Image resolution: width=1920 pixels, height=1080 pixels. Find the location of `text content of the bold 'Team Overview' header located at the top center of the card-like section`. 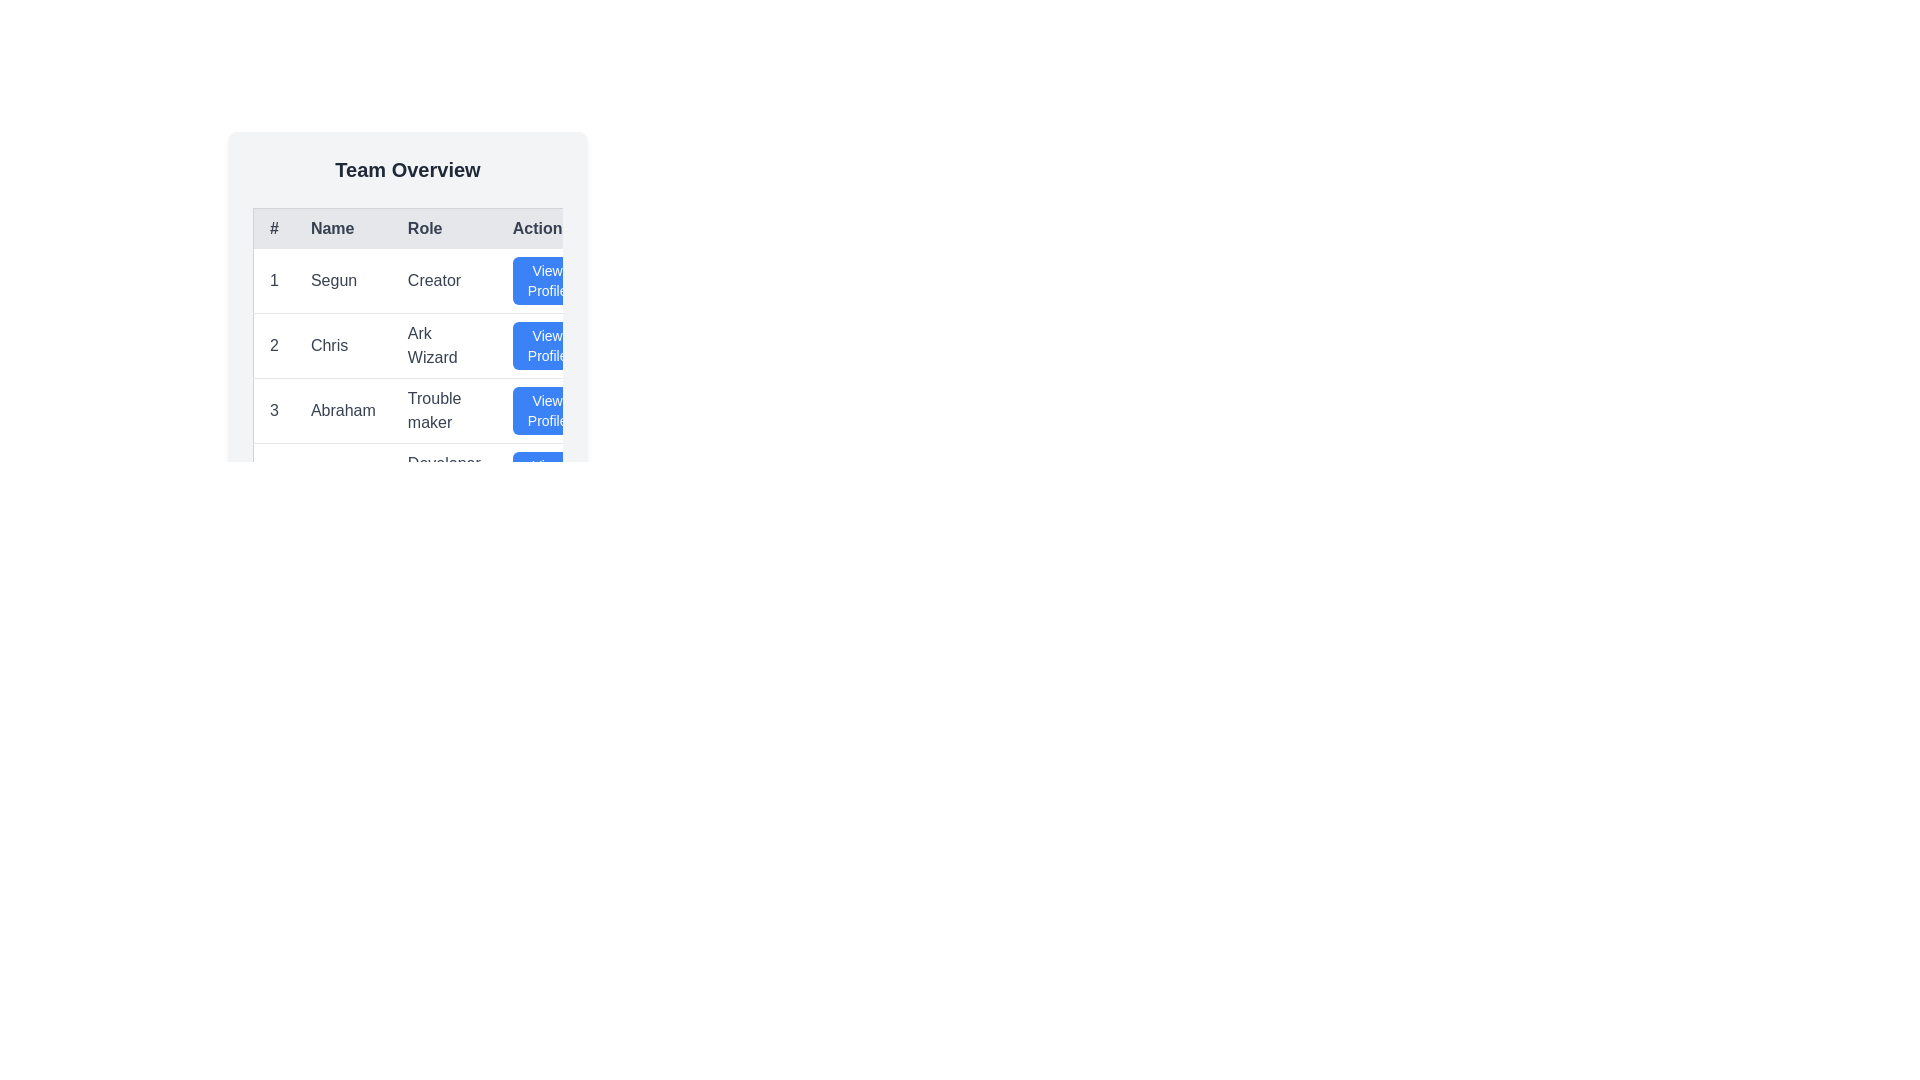

text content of the bold 'Team Overview' header located at the top center of the card-like section is located at coordinates (407, 168).